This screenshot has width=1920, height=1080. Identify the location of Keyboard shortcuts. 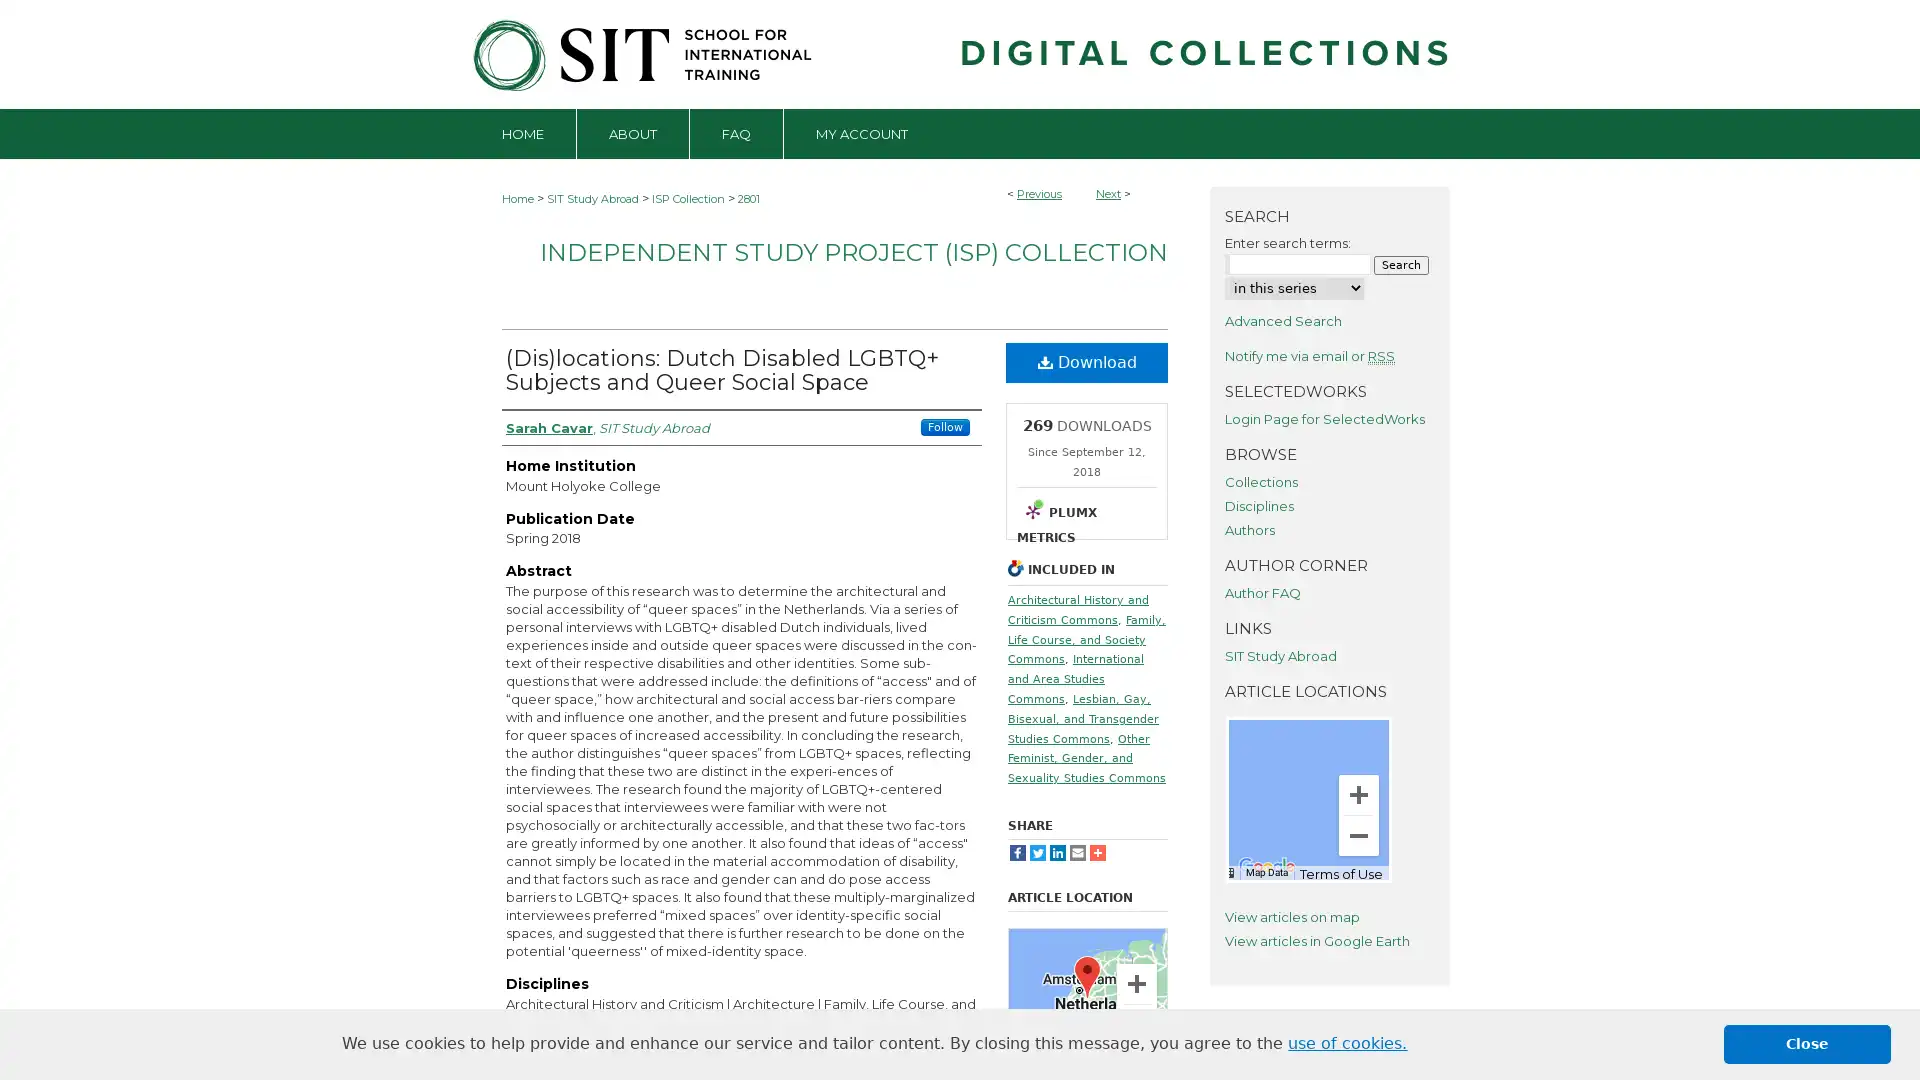
(1224, 870).